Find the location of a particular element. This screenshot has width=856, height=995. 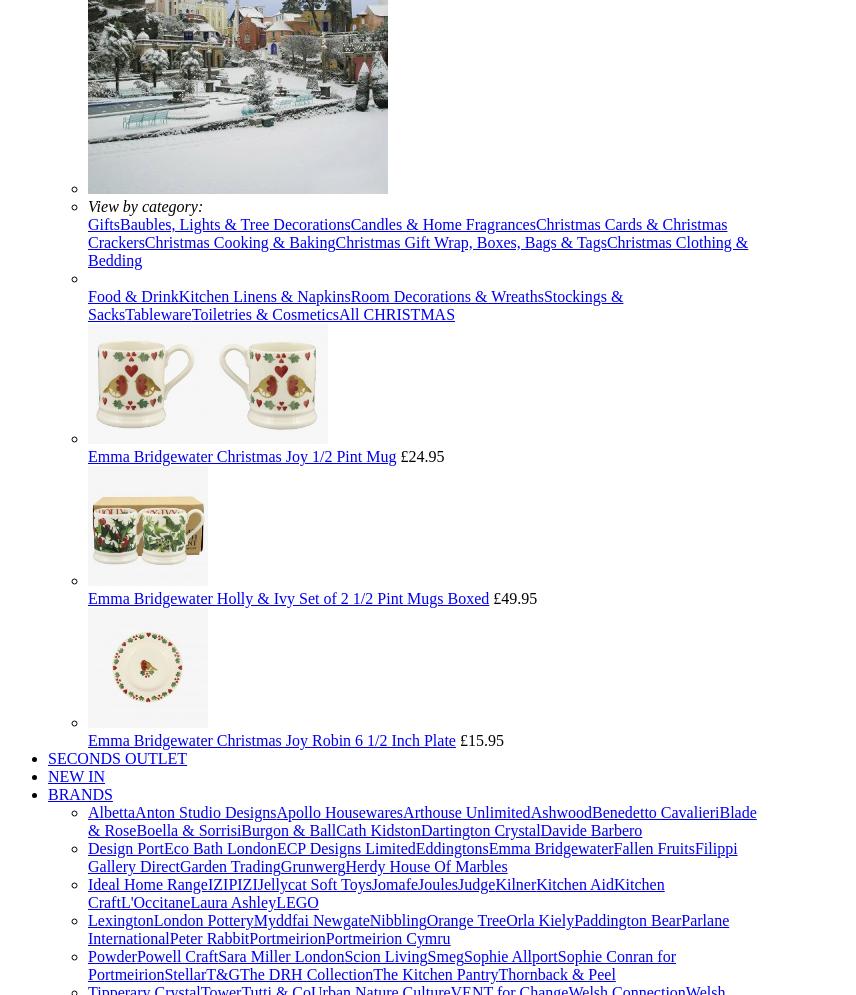

'Benedetto Cavalieri' is located at coordinates (655, 811).